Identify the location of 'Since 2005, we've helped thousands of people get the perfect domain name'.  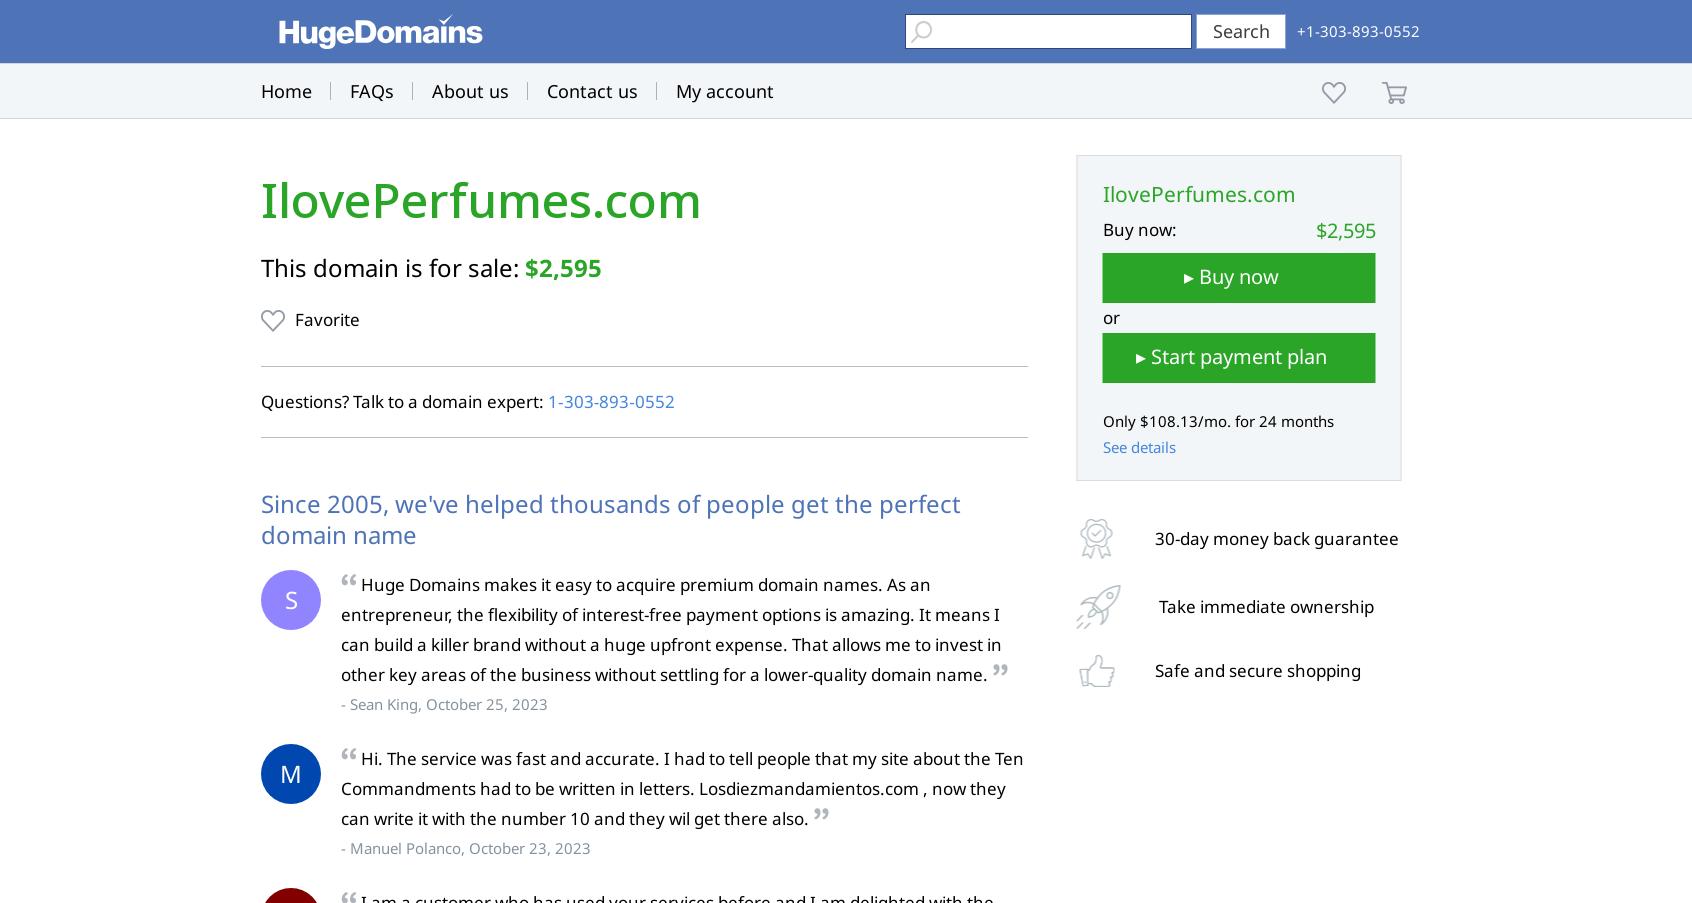
(609, 517).